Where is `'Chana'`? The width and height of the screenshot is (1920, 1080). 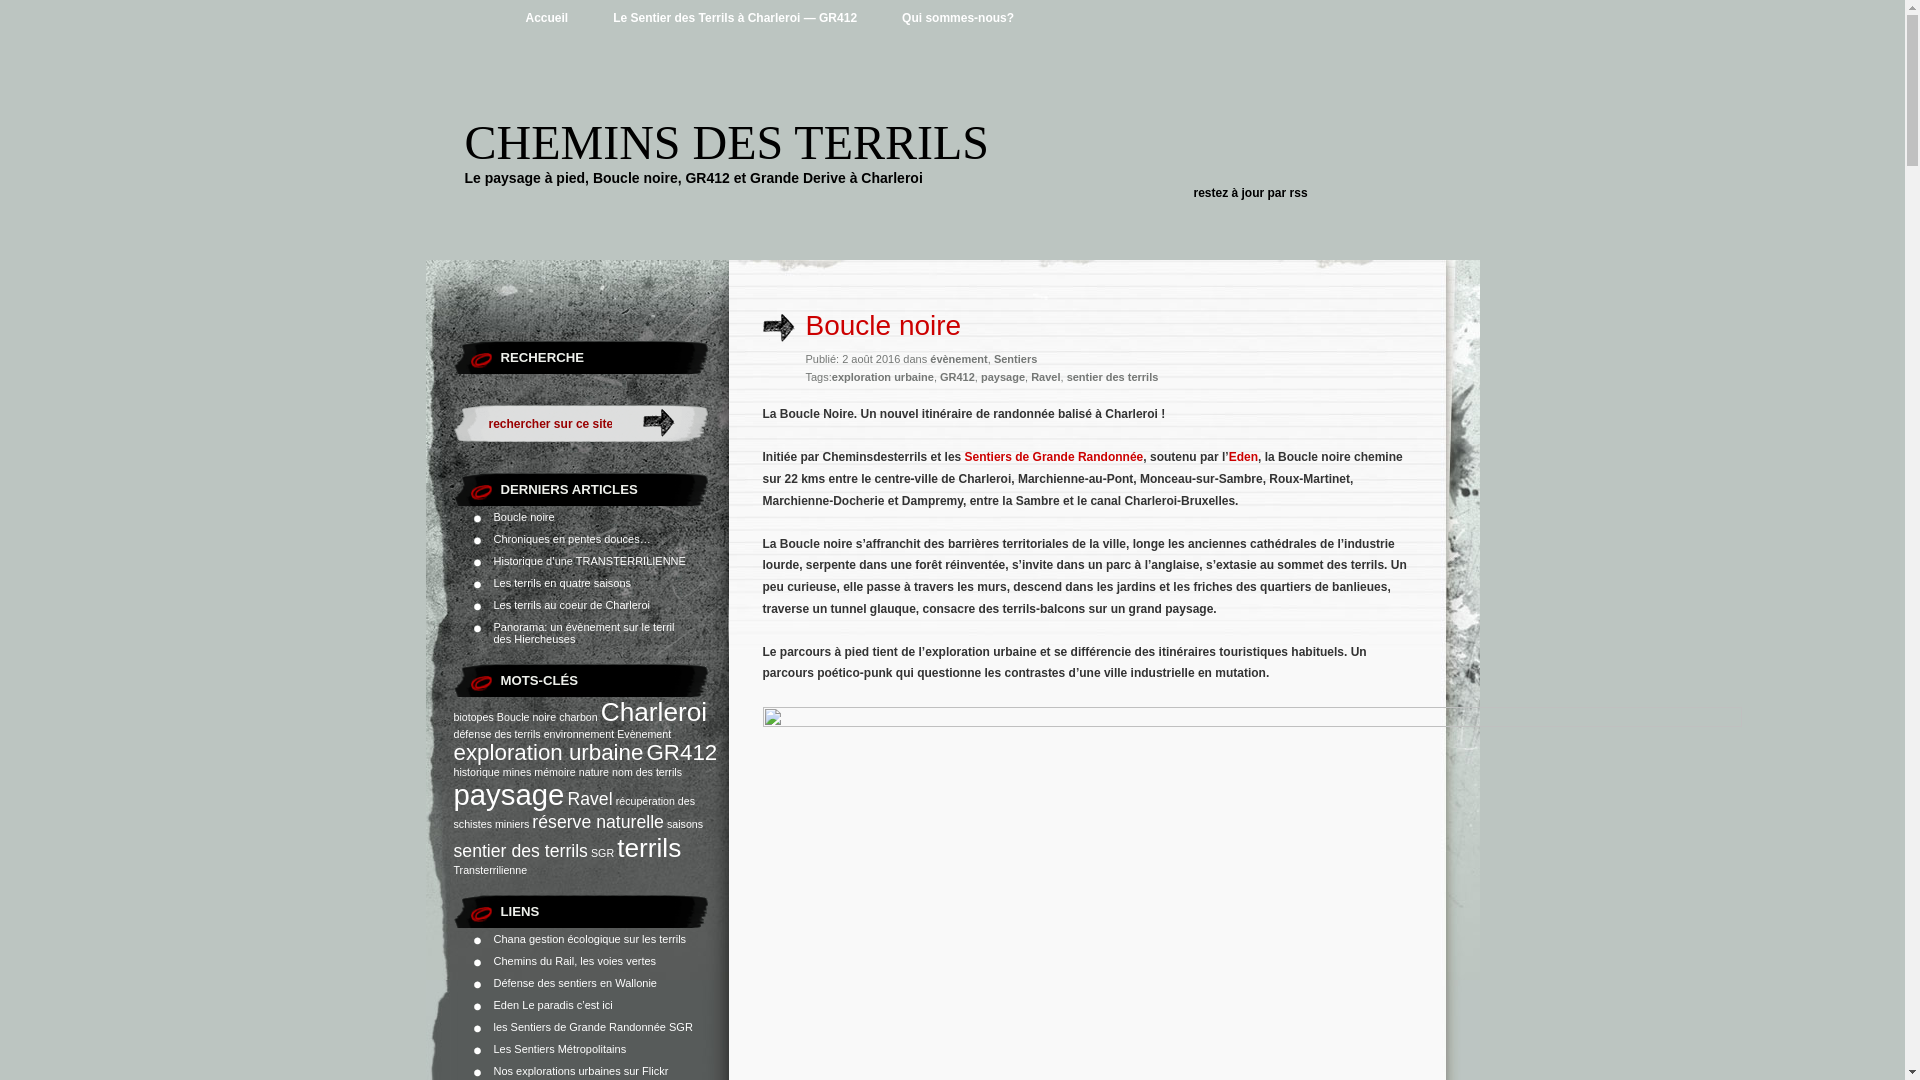
'Chana' is located at coordinates (494, 938).